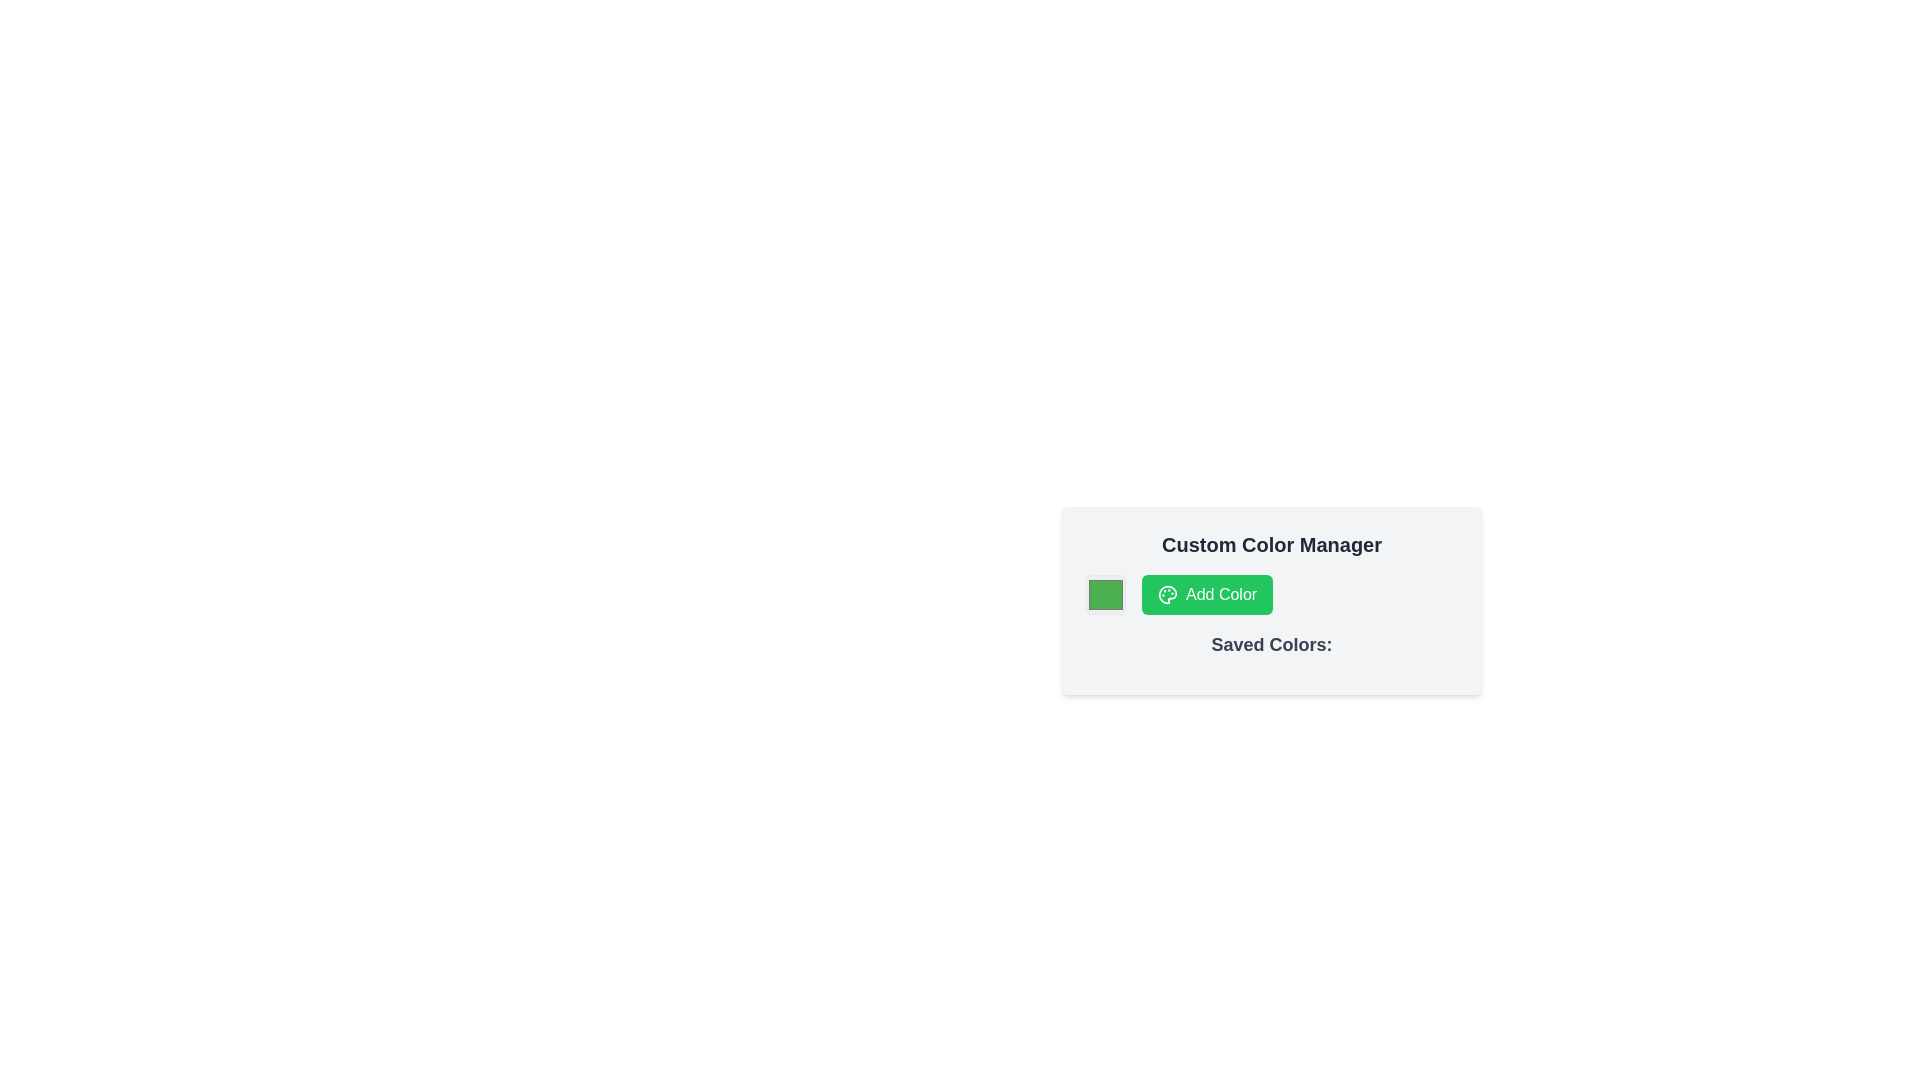 The width and height of the screenshot is (1920, 1080). What do you see at coordinates (1271, 544) in the screenshot?
I see `the Static Text element that serves as the title or header, which is positioned above the 'Add Color' button and 'Saved Colors:' text` at bounding box center [1271, 544].